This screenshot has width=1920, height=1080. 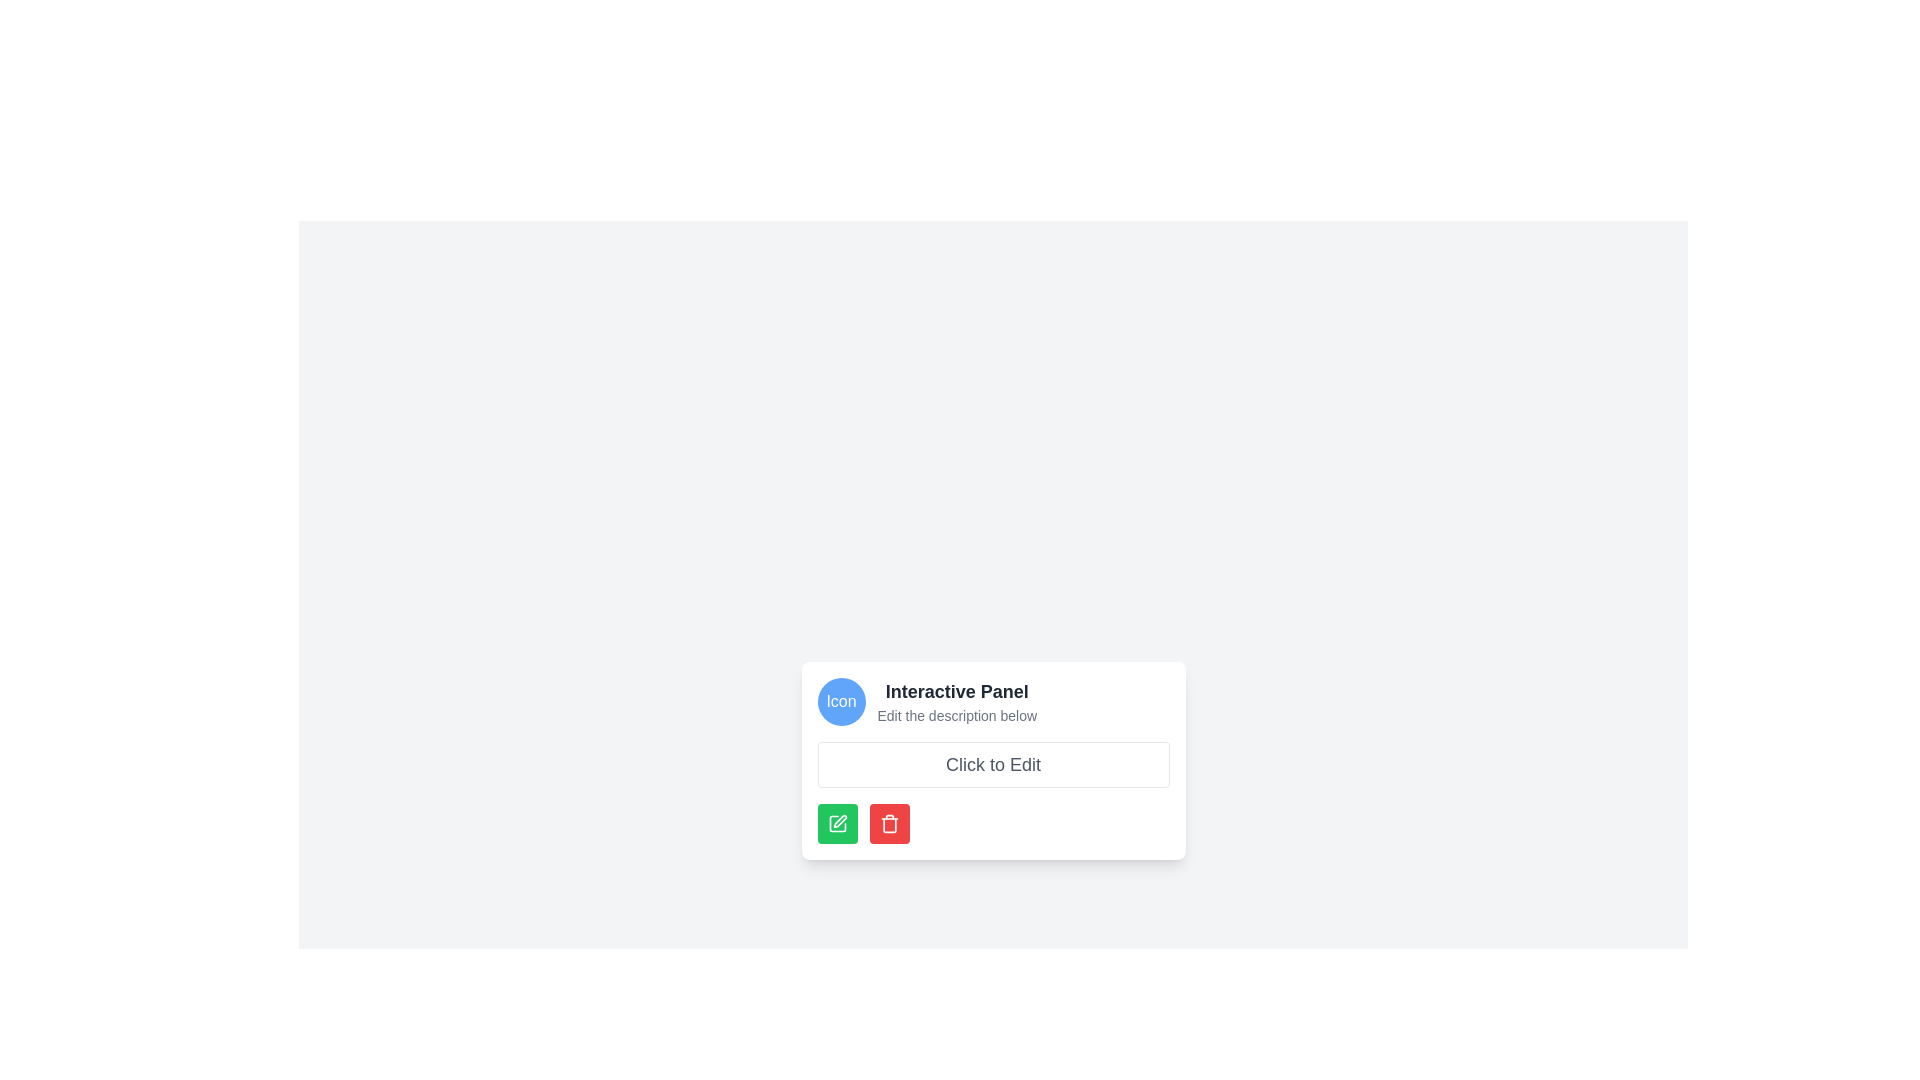 What do you see at coordinates (993, 764) in the screenshot?
I see `the Text Placeholder which contains the text 'Click to Edit'` at bounding box center [993, 764].